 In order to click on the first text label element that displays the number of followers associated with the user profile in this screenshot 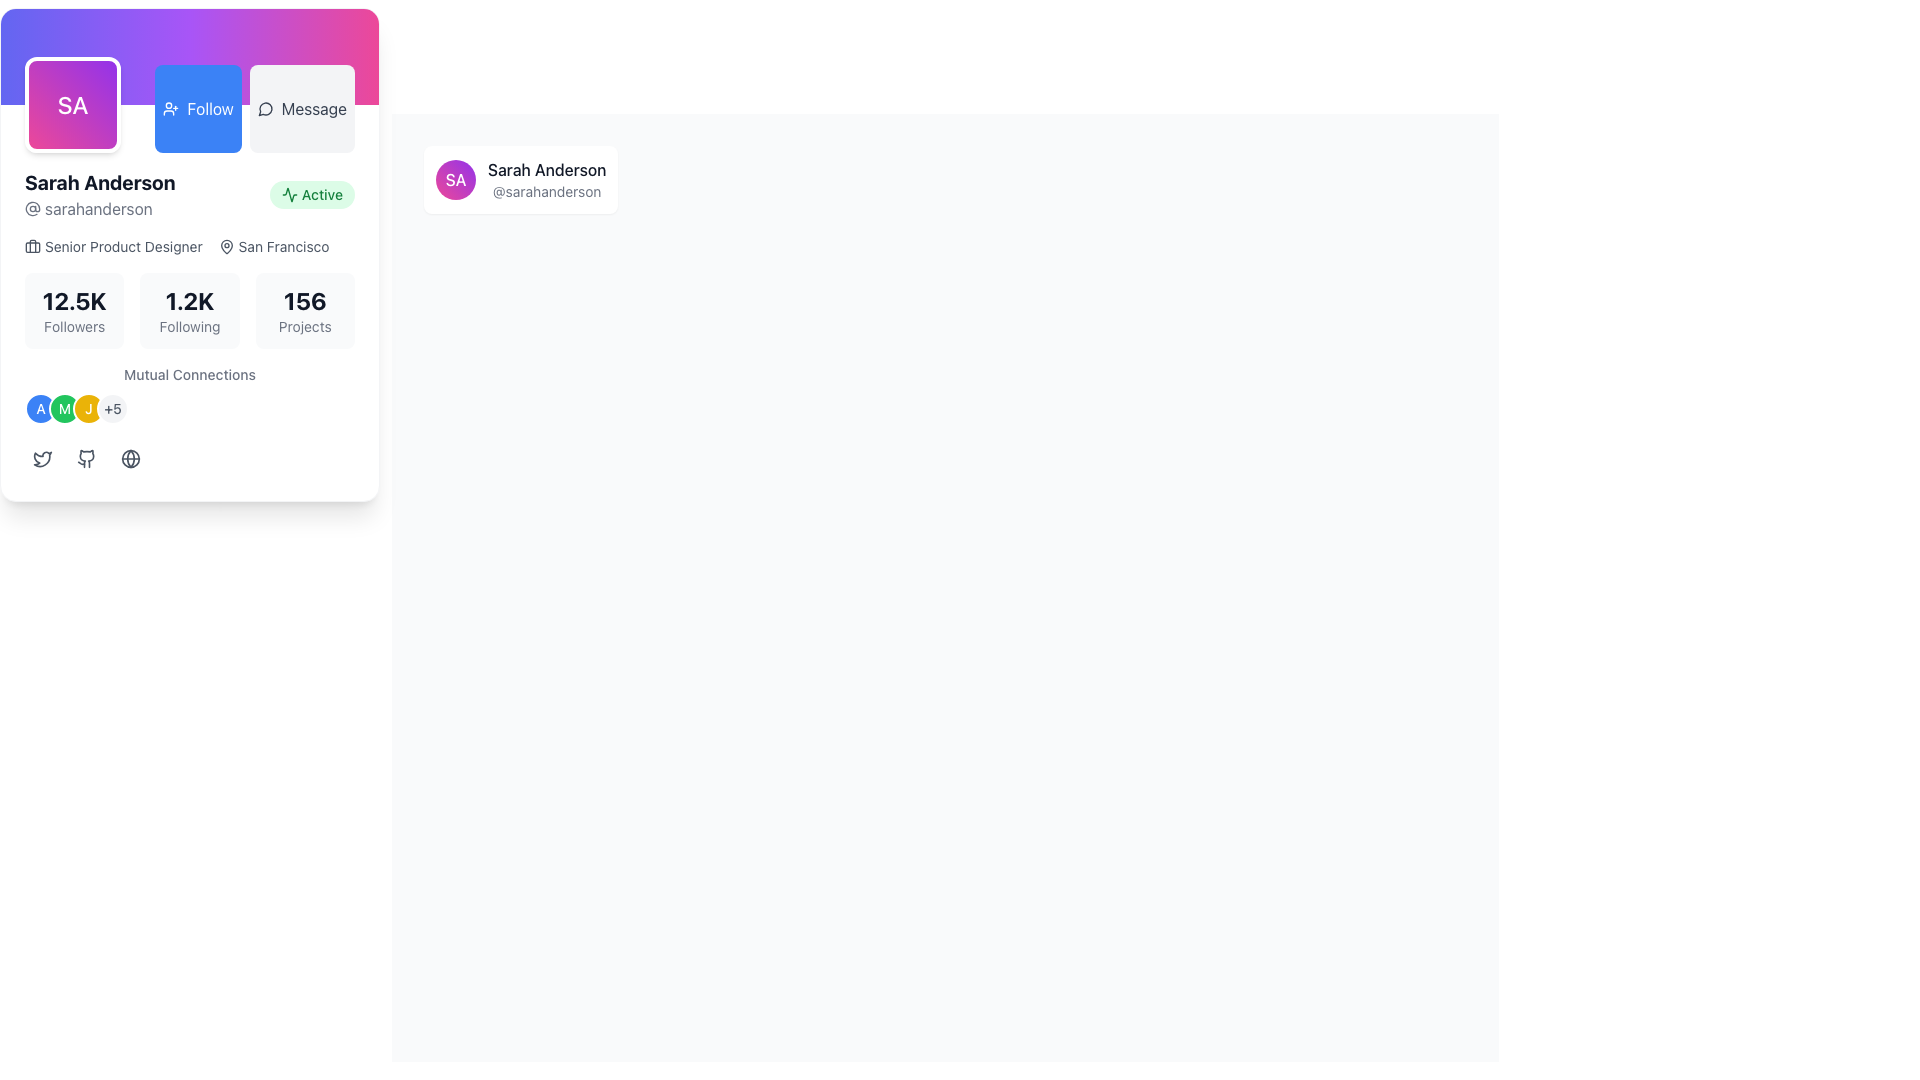, I will do `click(74, 311)`.